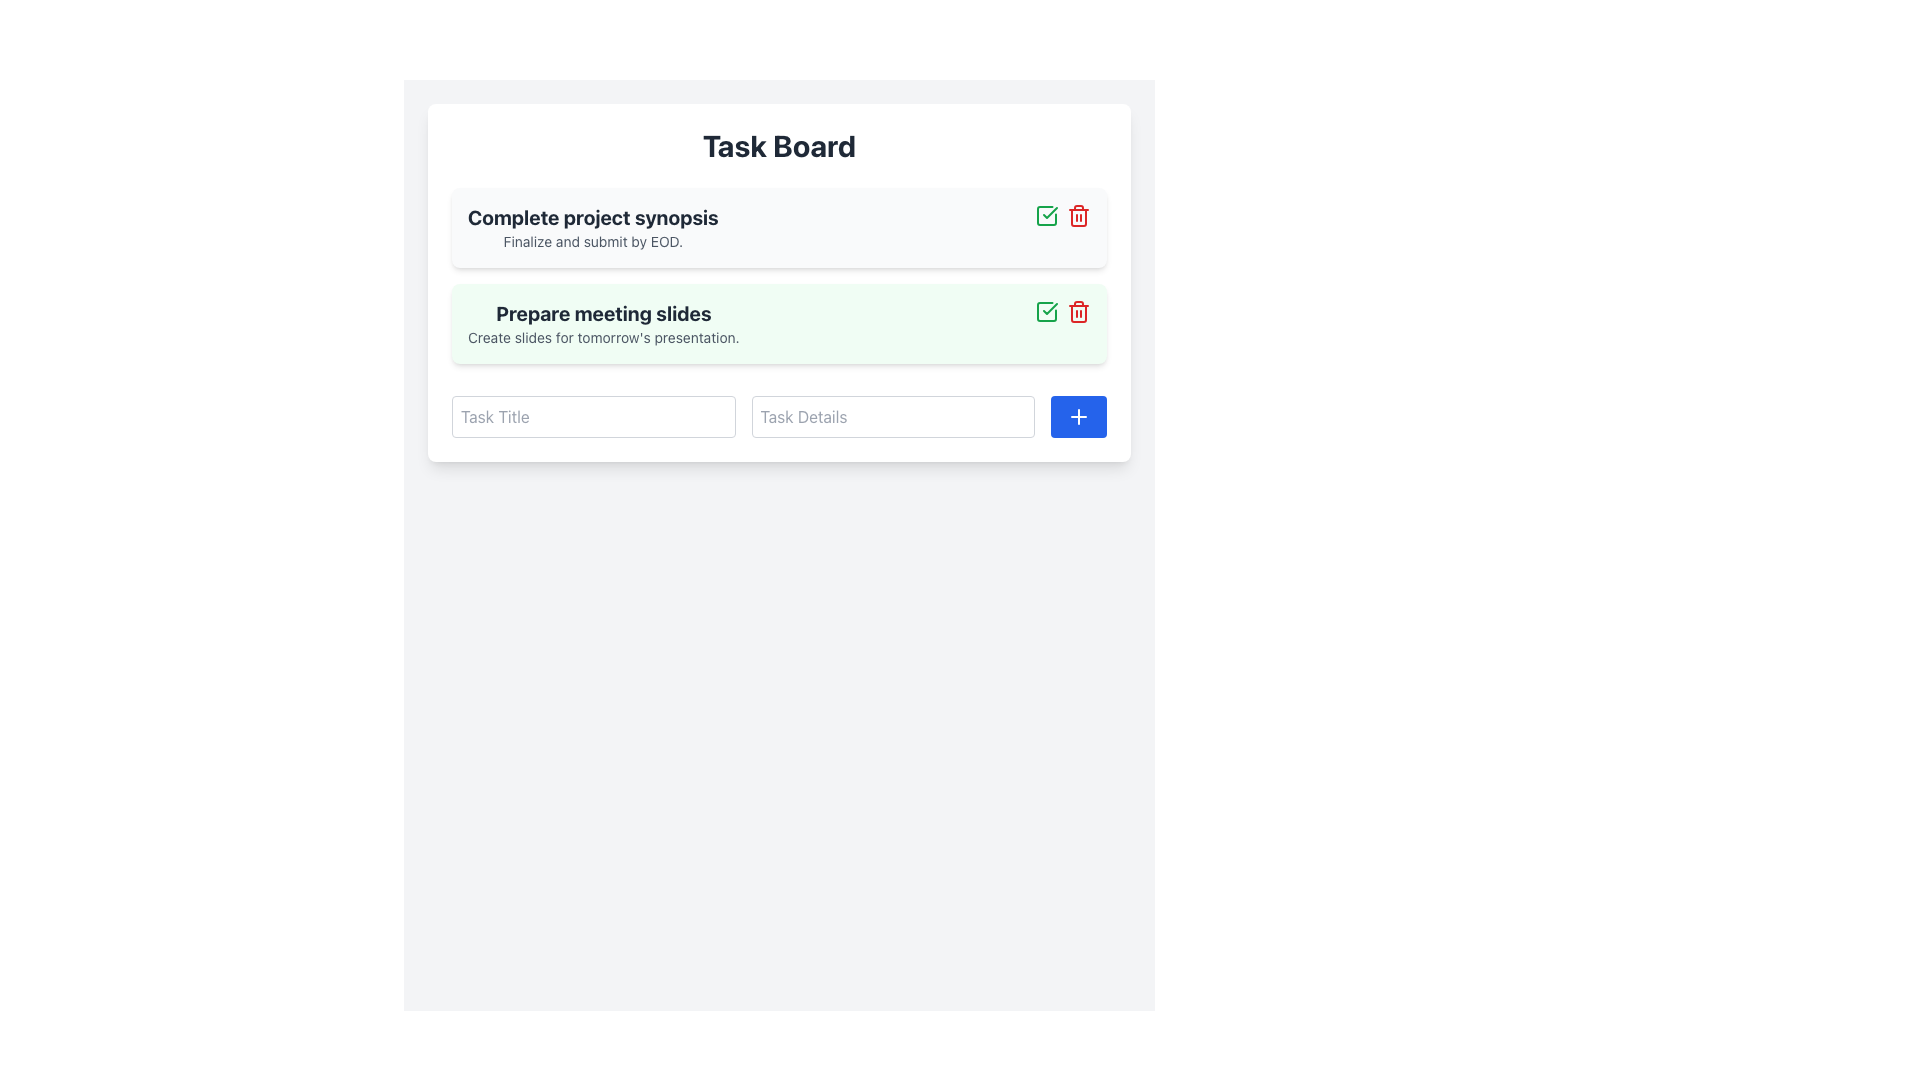 This screenshot has height=1080, width=1920. What do you see at coordinates (602, 313) in the screenshot?
I see `the text label that serves as the title for the second task card in the task management board, located just below the 'Task Board' header` at bounding box center [602, 313].